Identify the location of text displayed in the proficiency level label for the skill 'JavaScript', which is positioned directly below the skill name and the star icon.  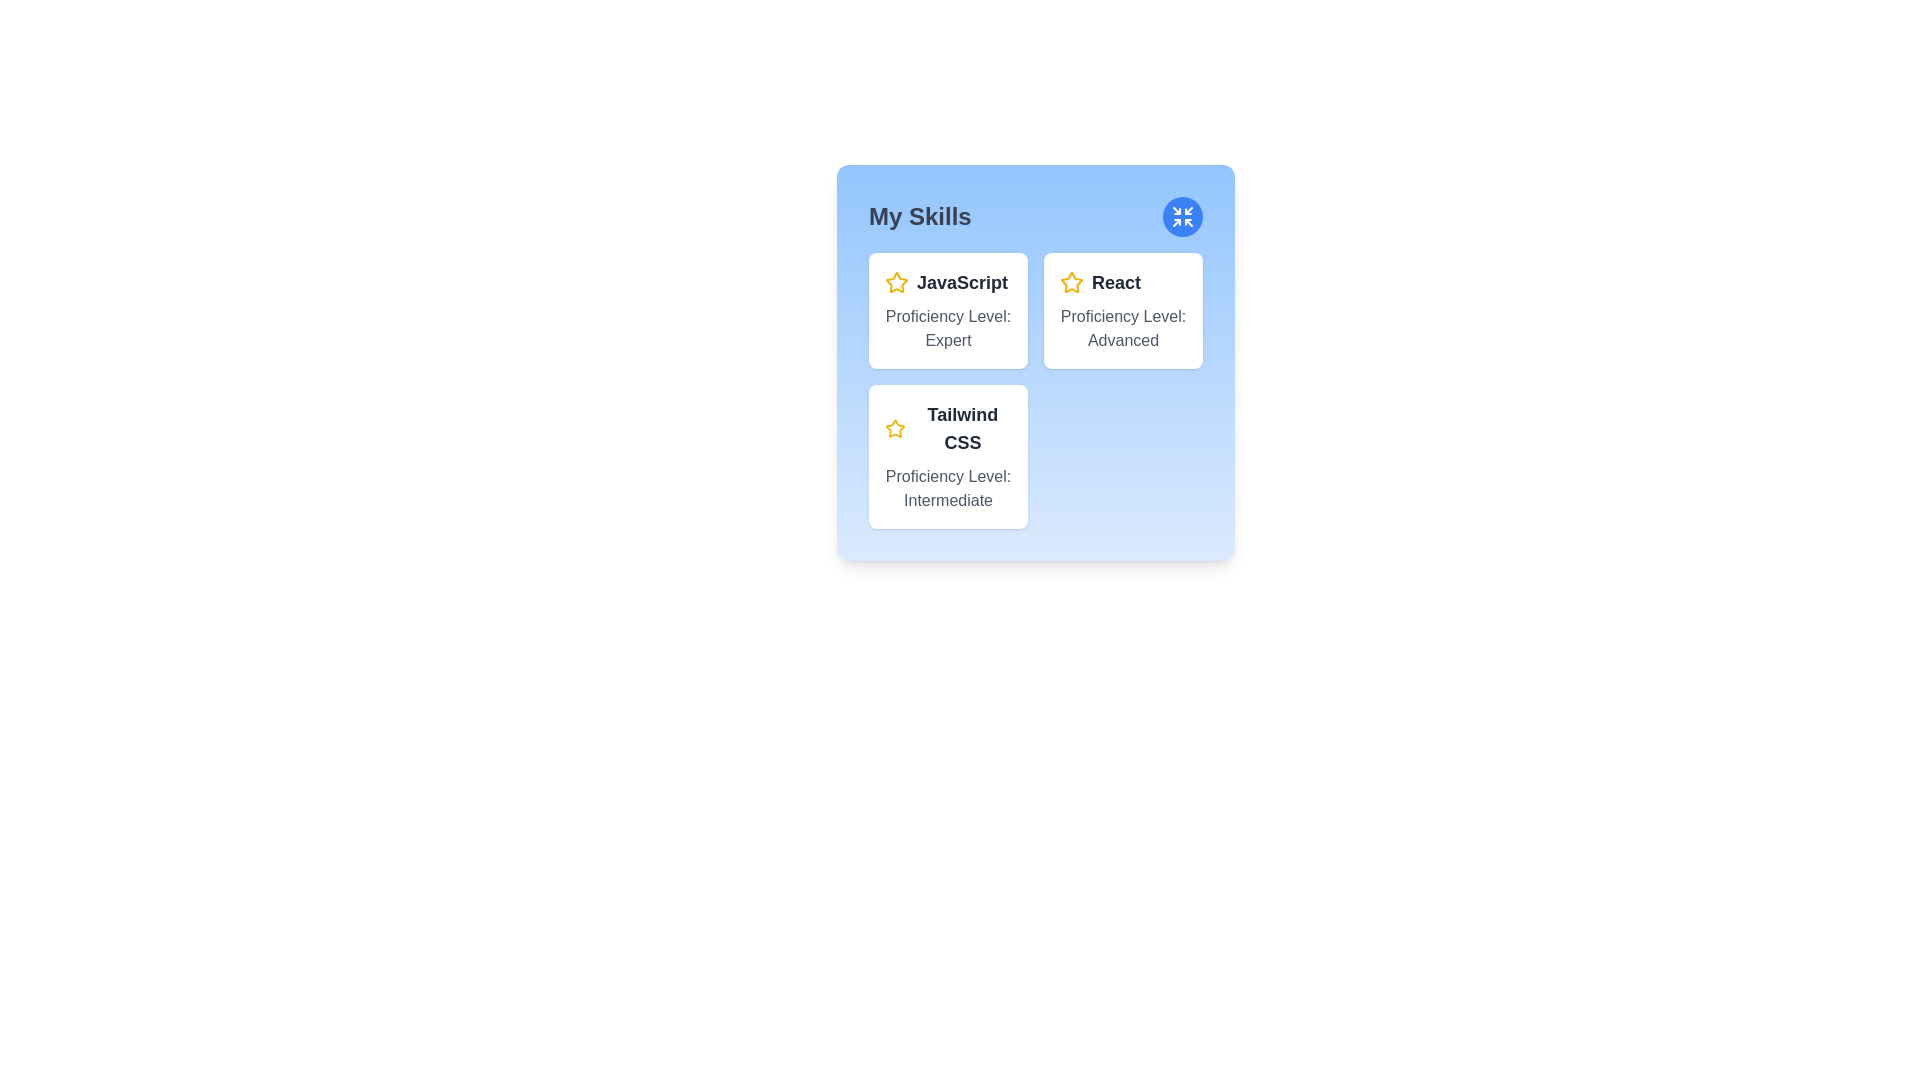
(947, 327).